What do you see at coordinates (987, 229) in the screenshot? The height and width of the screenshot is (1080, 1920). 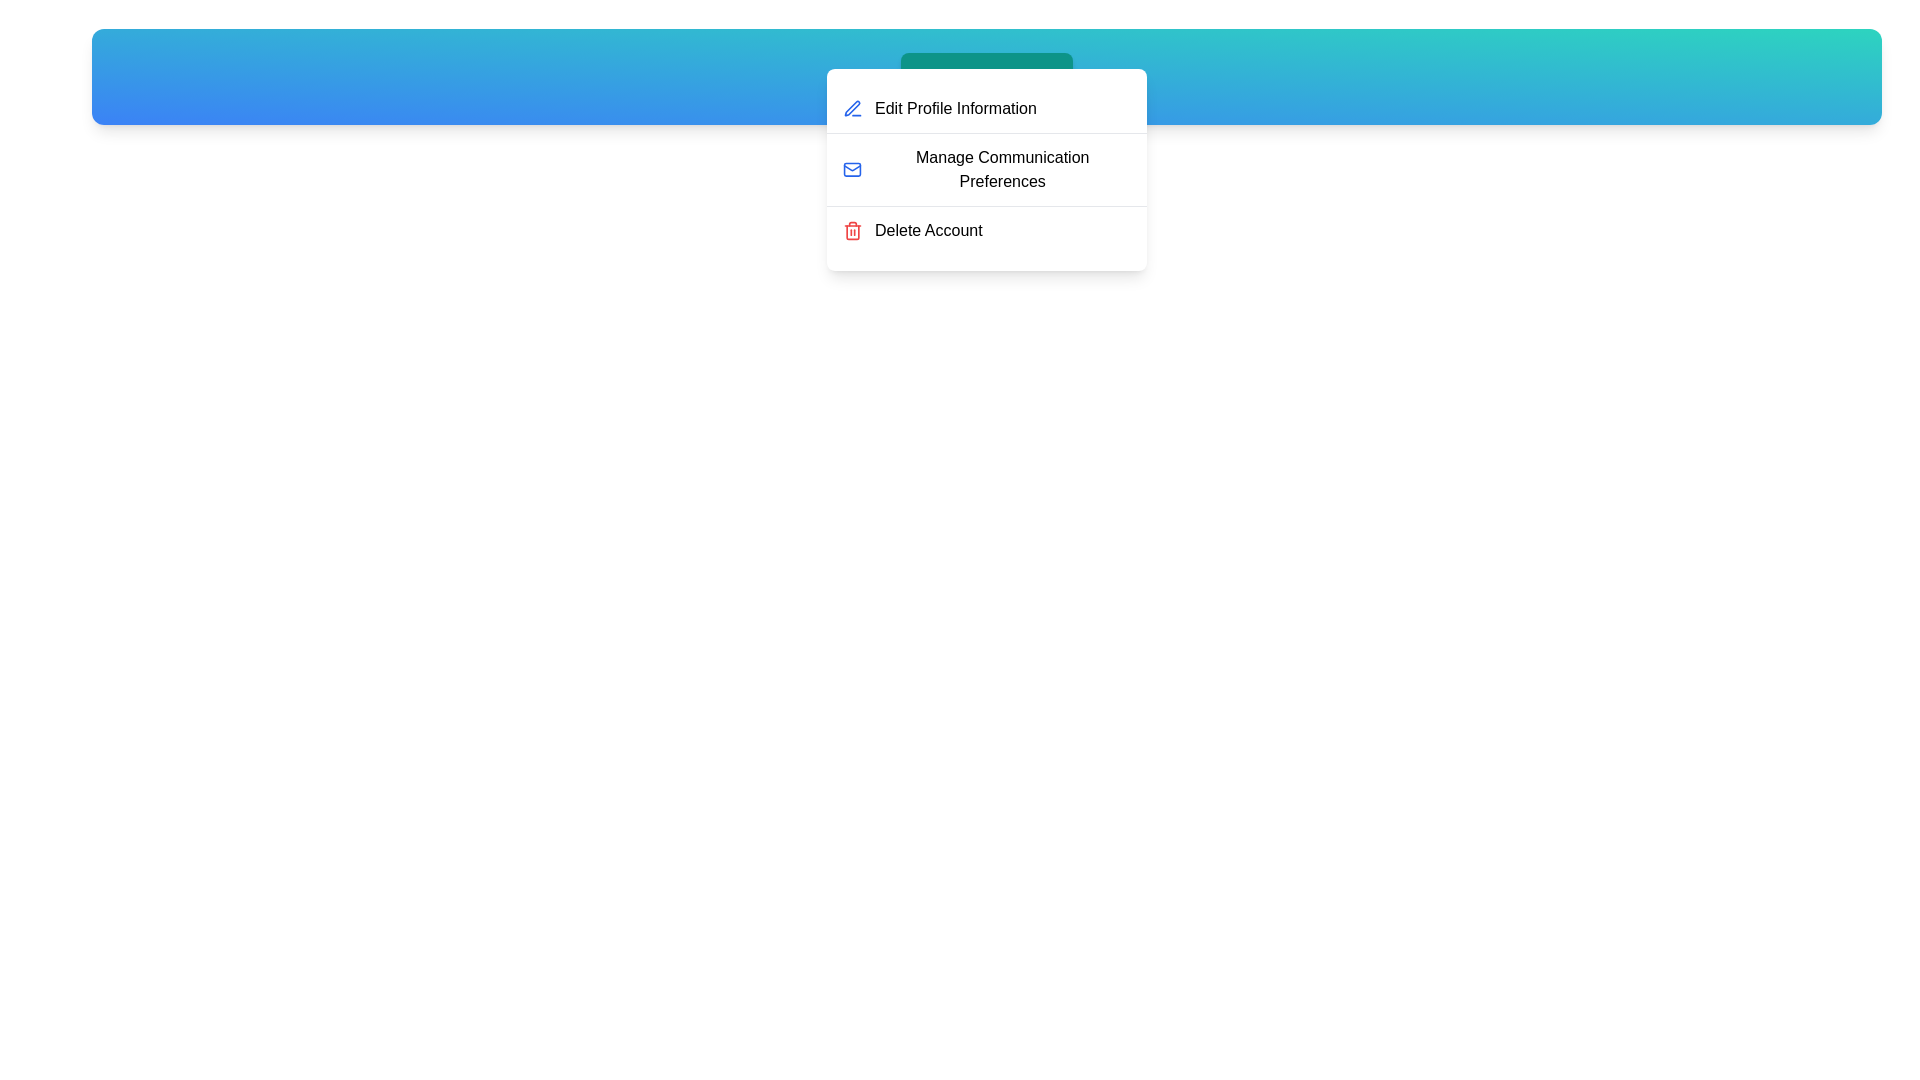 I see `the menu item Delete Account to highlight it` at bounding box center [987, 229].